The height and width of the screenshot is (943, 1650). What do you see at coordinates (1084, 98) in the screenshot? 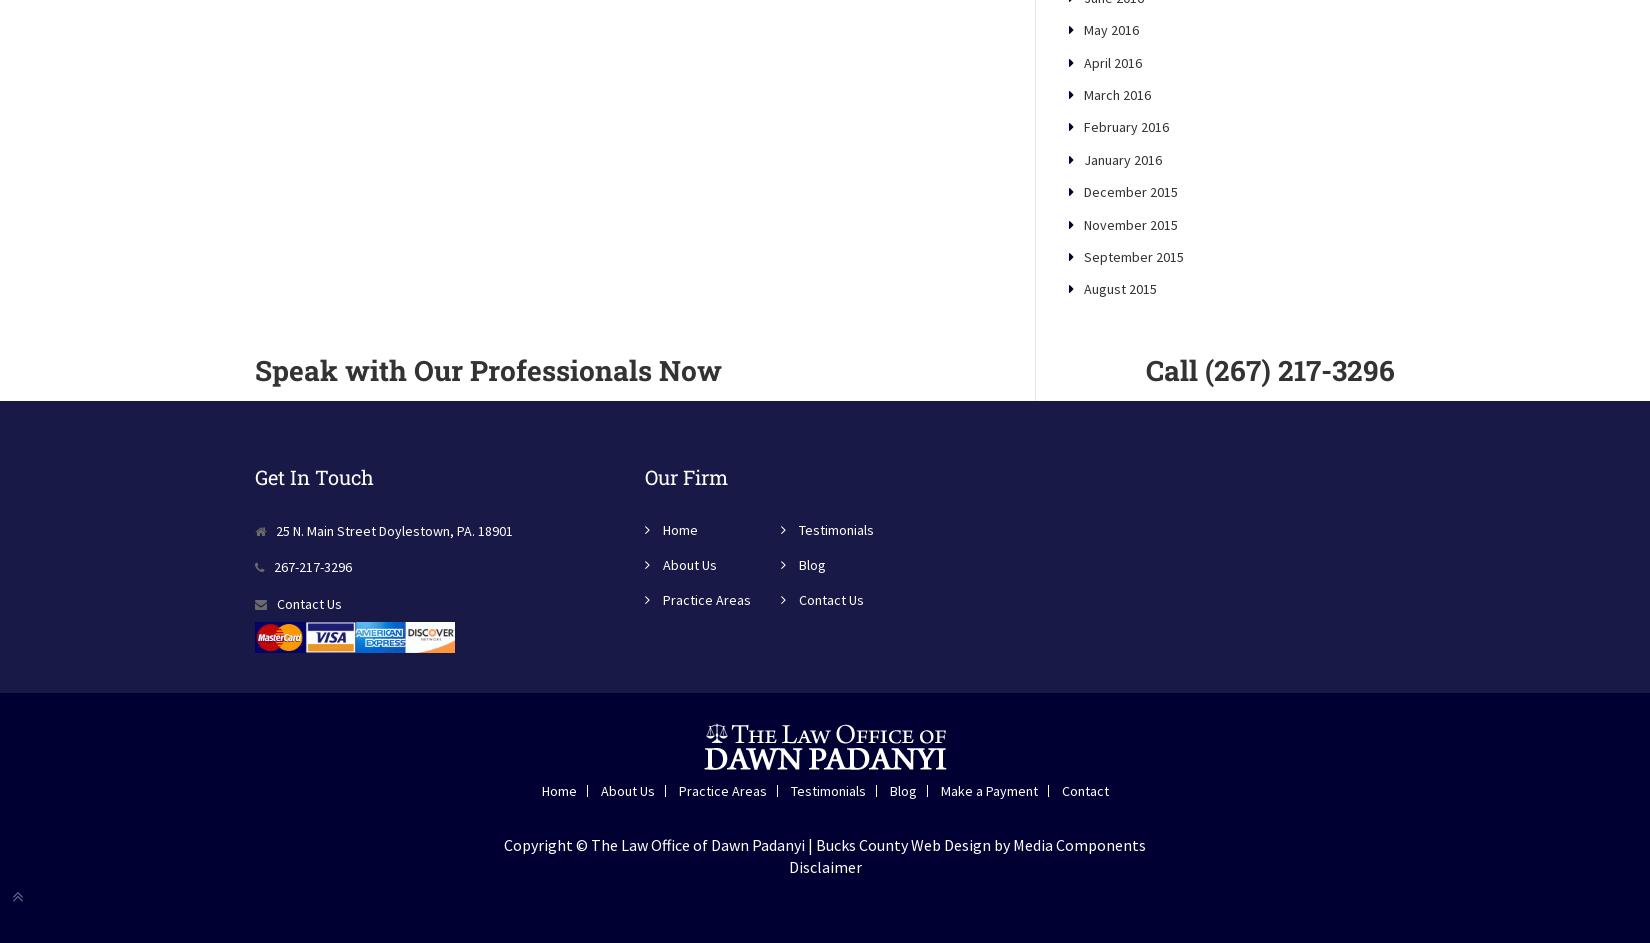
I see `'May 2016'` at bounding box center [1084, 98].